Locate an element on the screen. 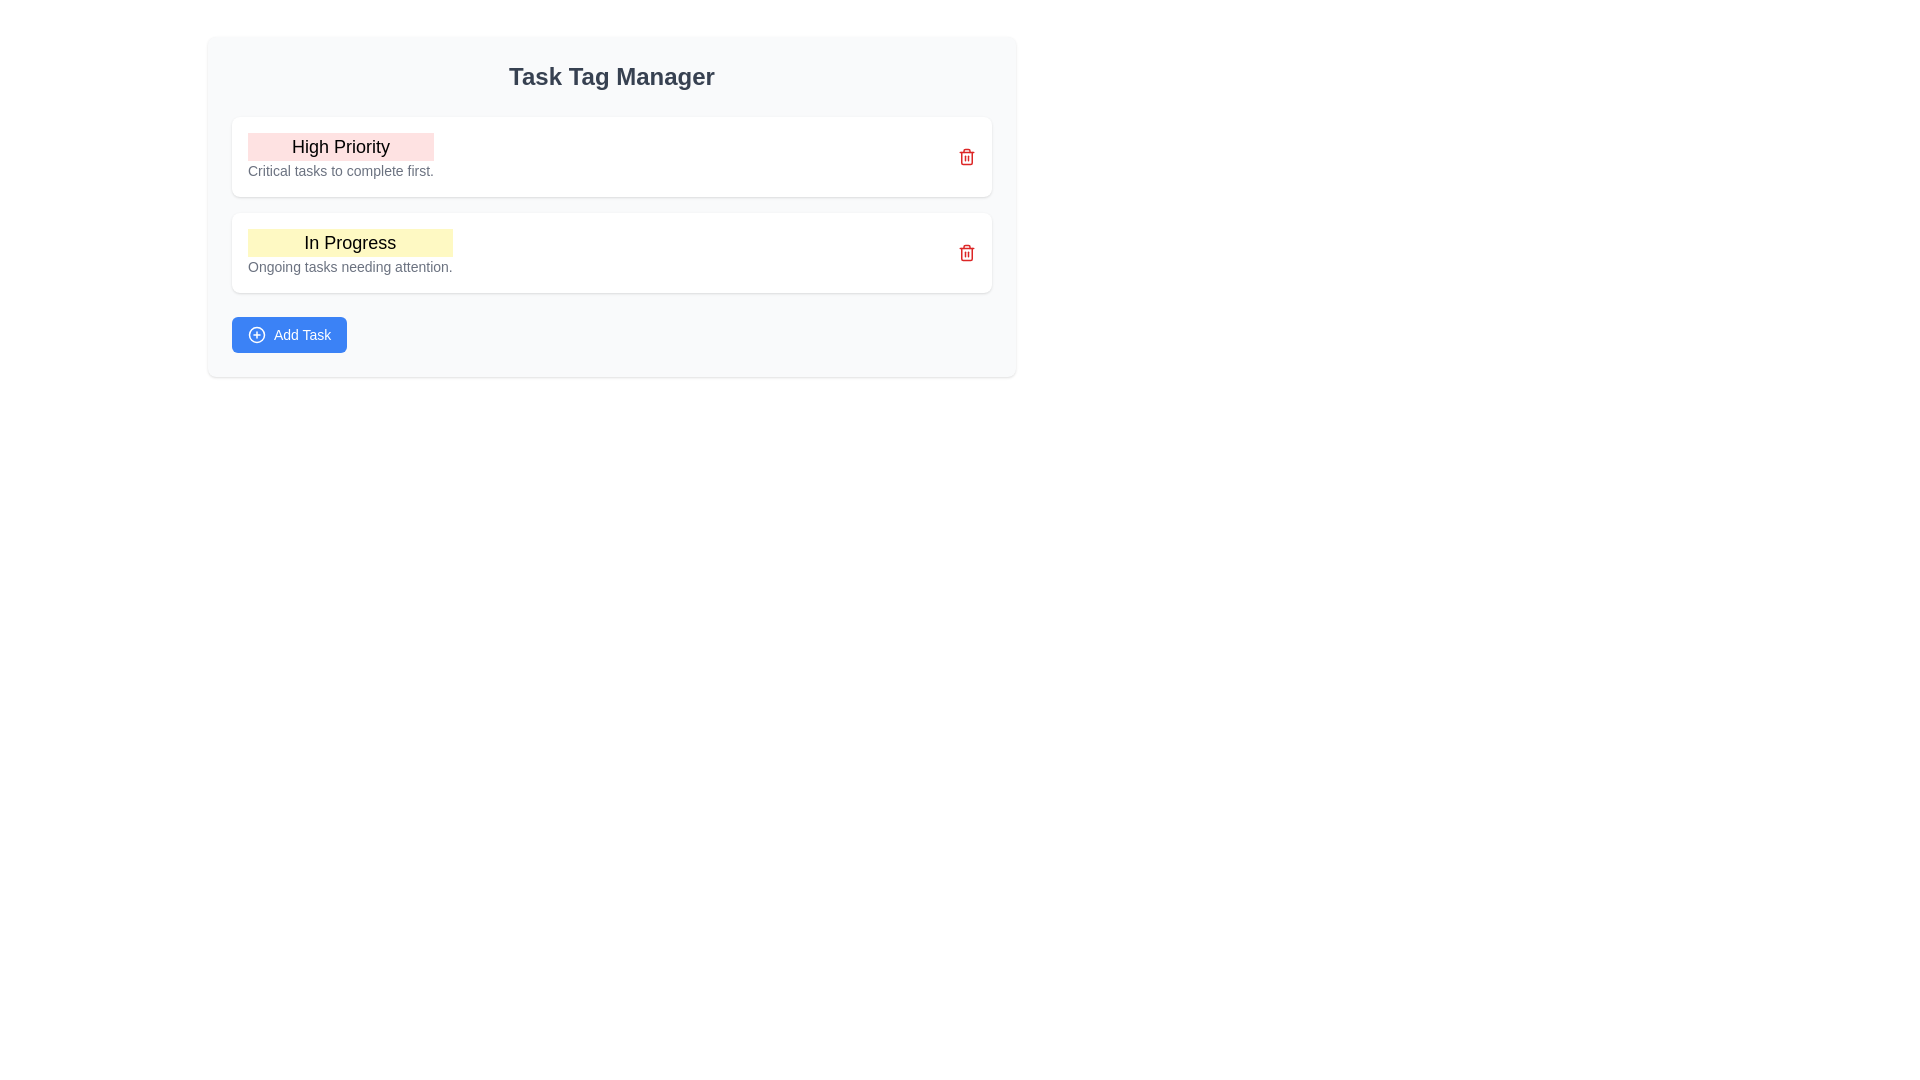 This screenshot has width=1920, height=1080. the 'High Priority' text display header with a light red background and the subtitle 'Critical tasks to complete first.' located in the top-left portion of the first card in the list is located at coordinates (340, 156).